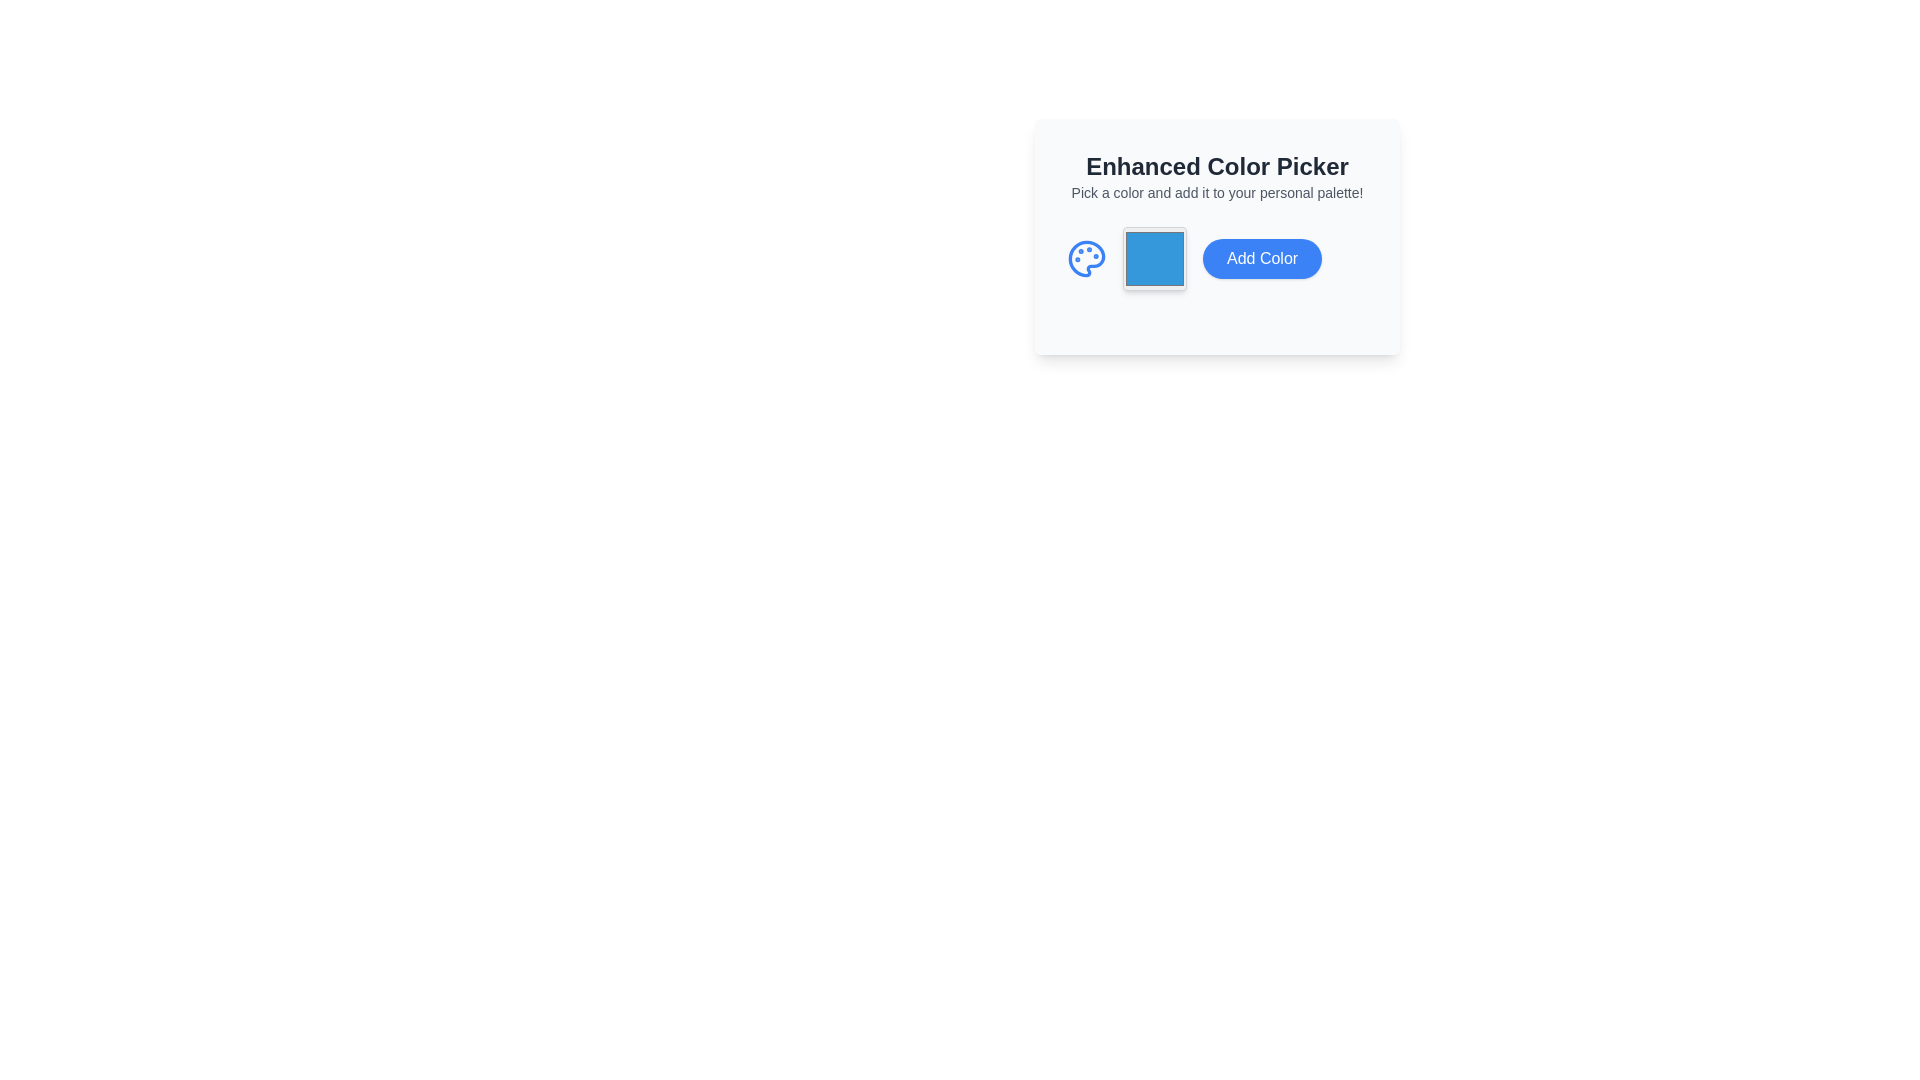  I want to click on the text block titled 'Enhanced Color Picker' which contains the subtitle 'Pick a color and add it to your personal palette!', so click(1216, 176).